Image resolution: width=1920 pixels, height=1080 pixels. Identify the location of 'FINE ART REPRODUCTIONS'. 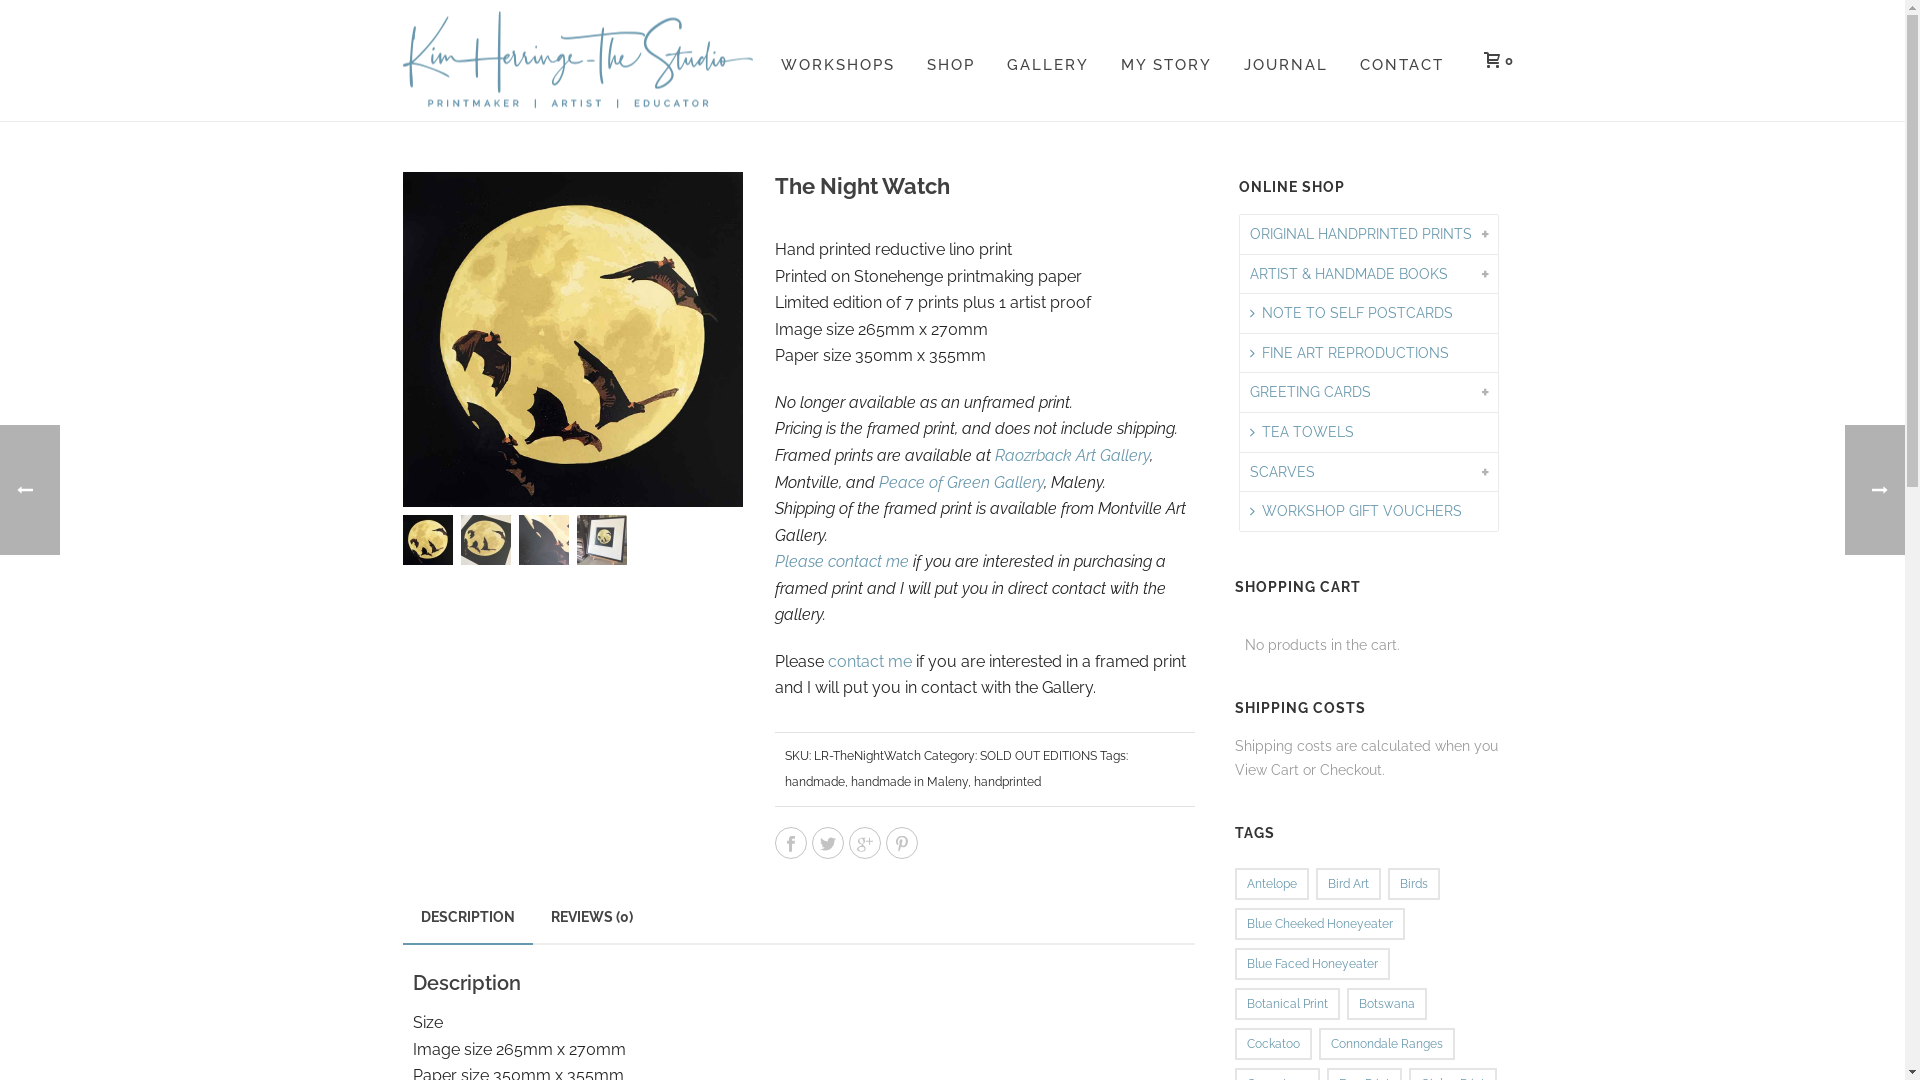
(1349, 352).